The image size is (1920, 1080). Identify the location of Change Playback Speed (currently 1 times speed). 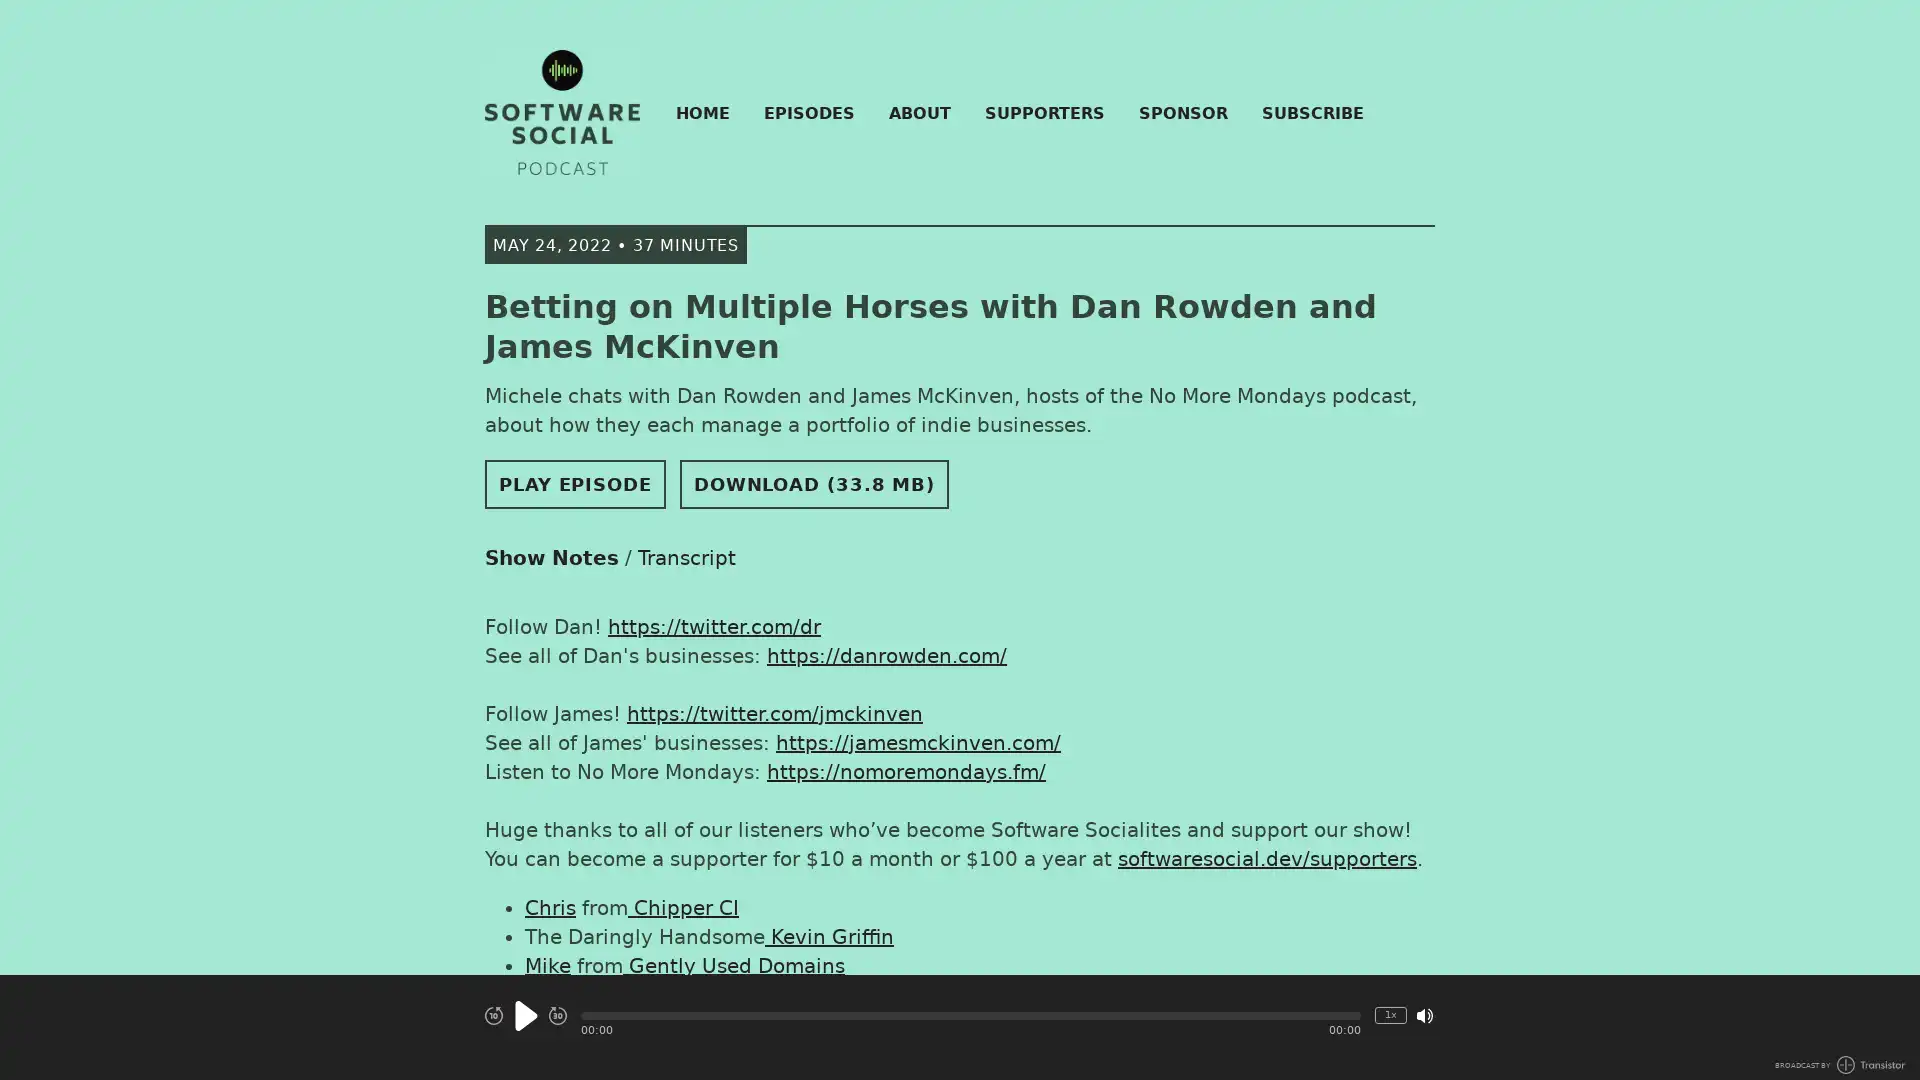
(1390, 1014).